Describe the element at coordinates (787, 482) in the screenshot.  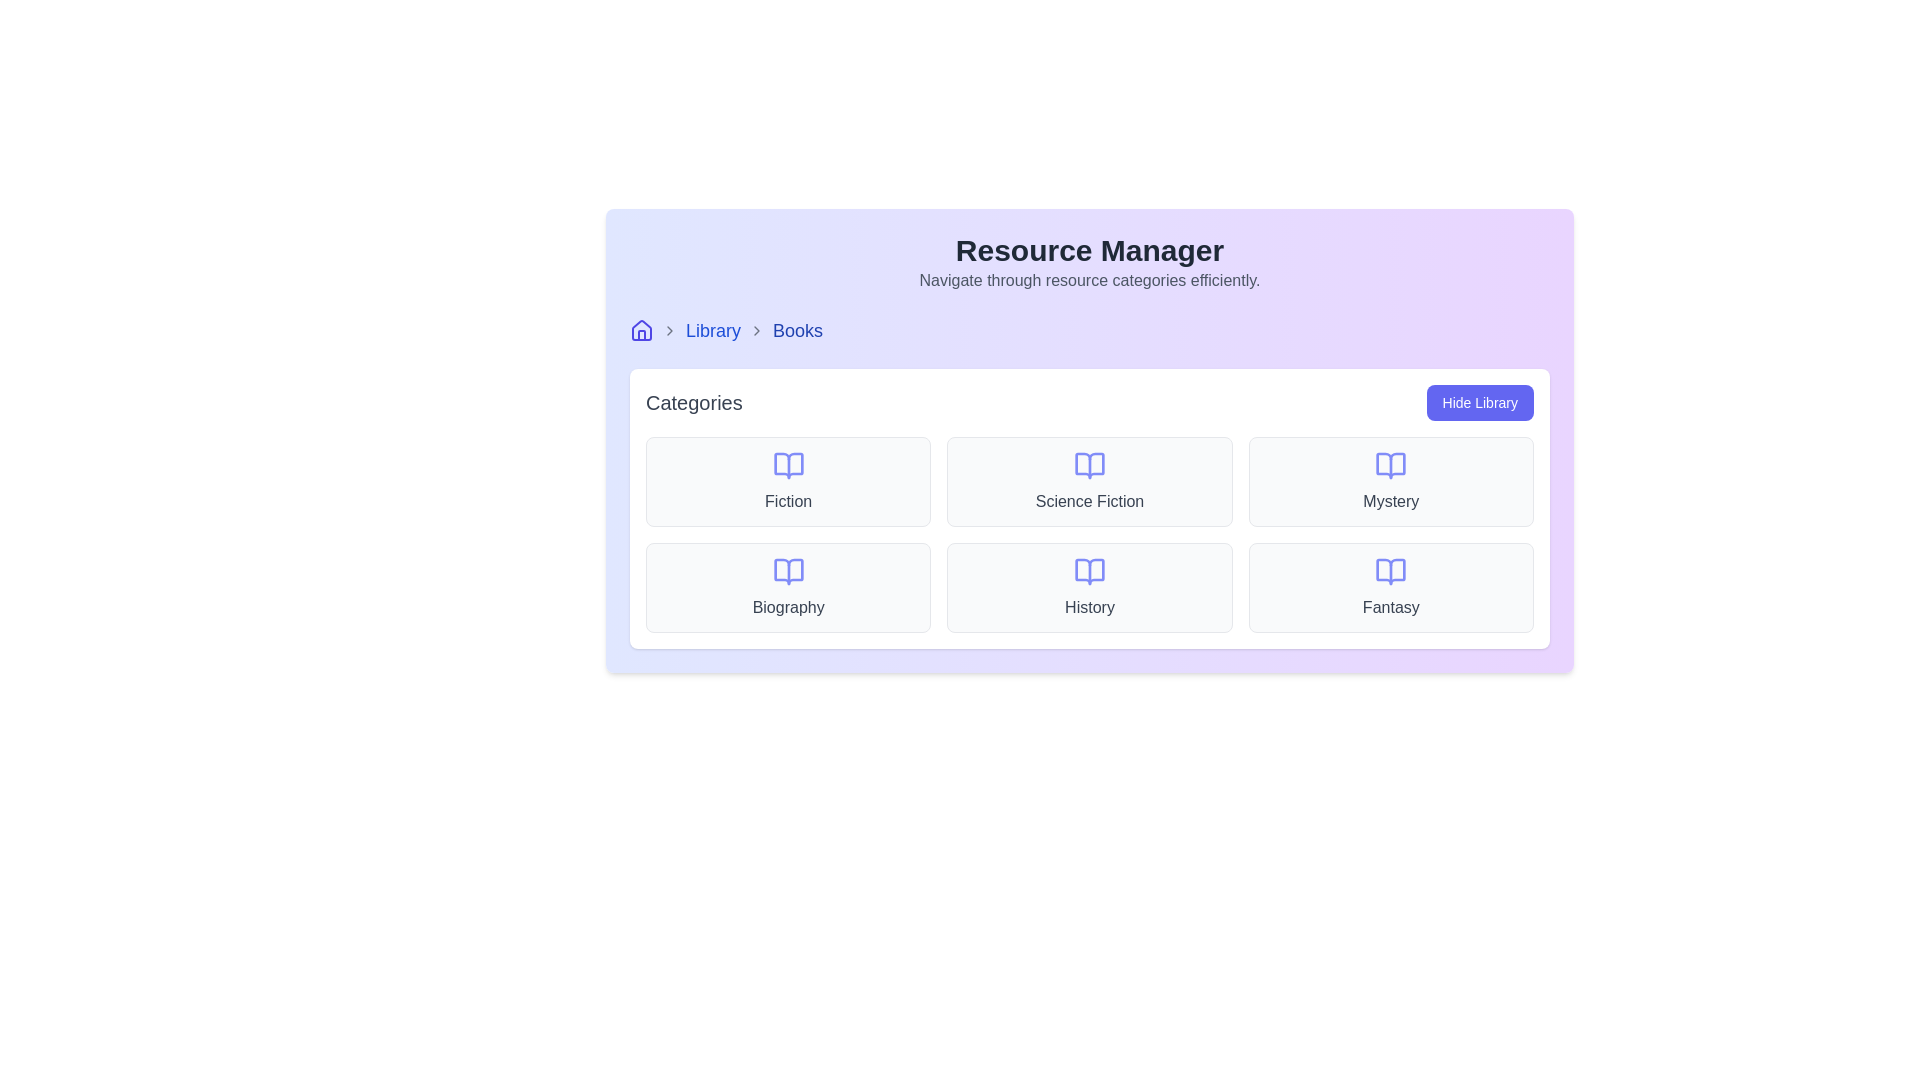
I see `the 'Fiction' category card within the 'Categories' section` at that location.